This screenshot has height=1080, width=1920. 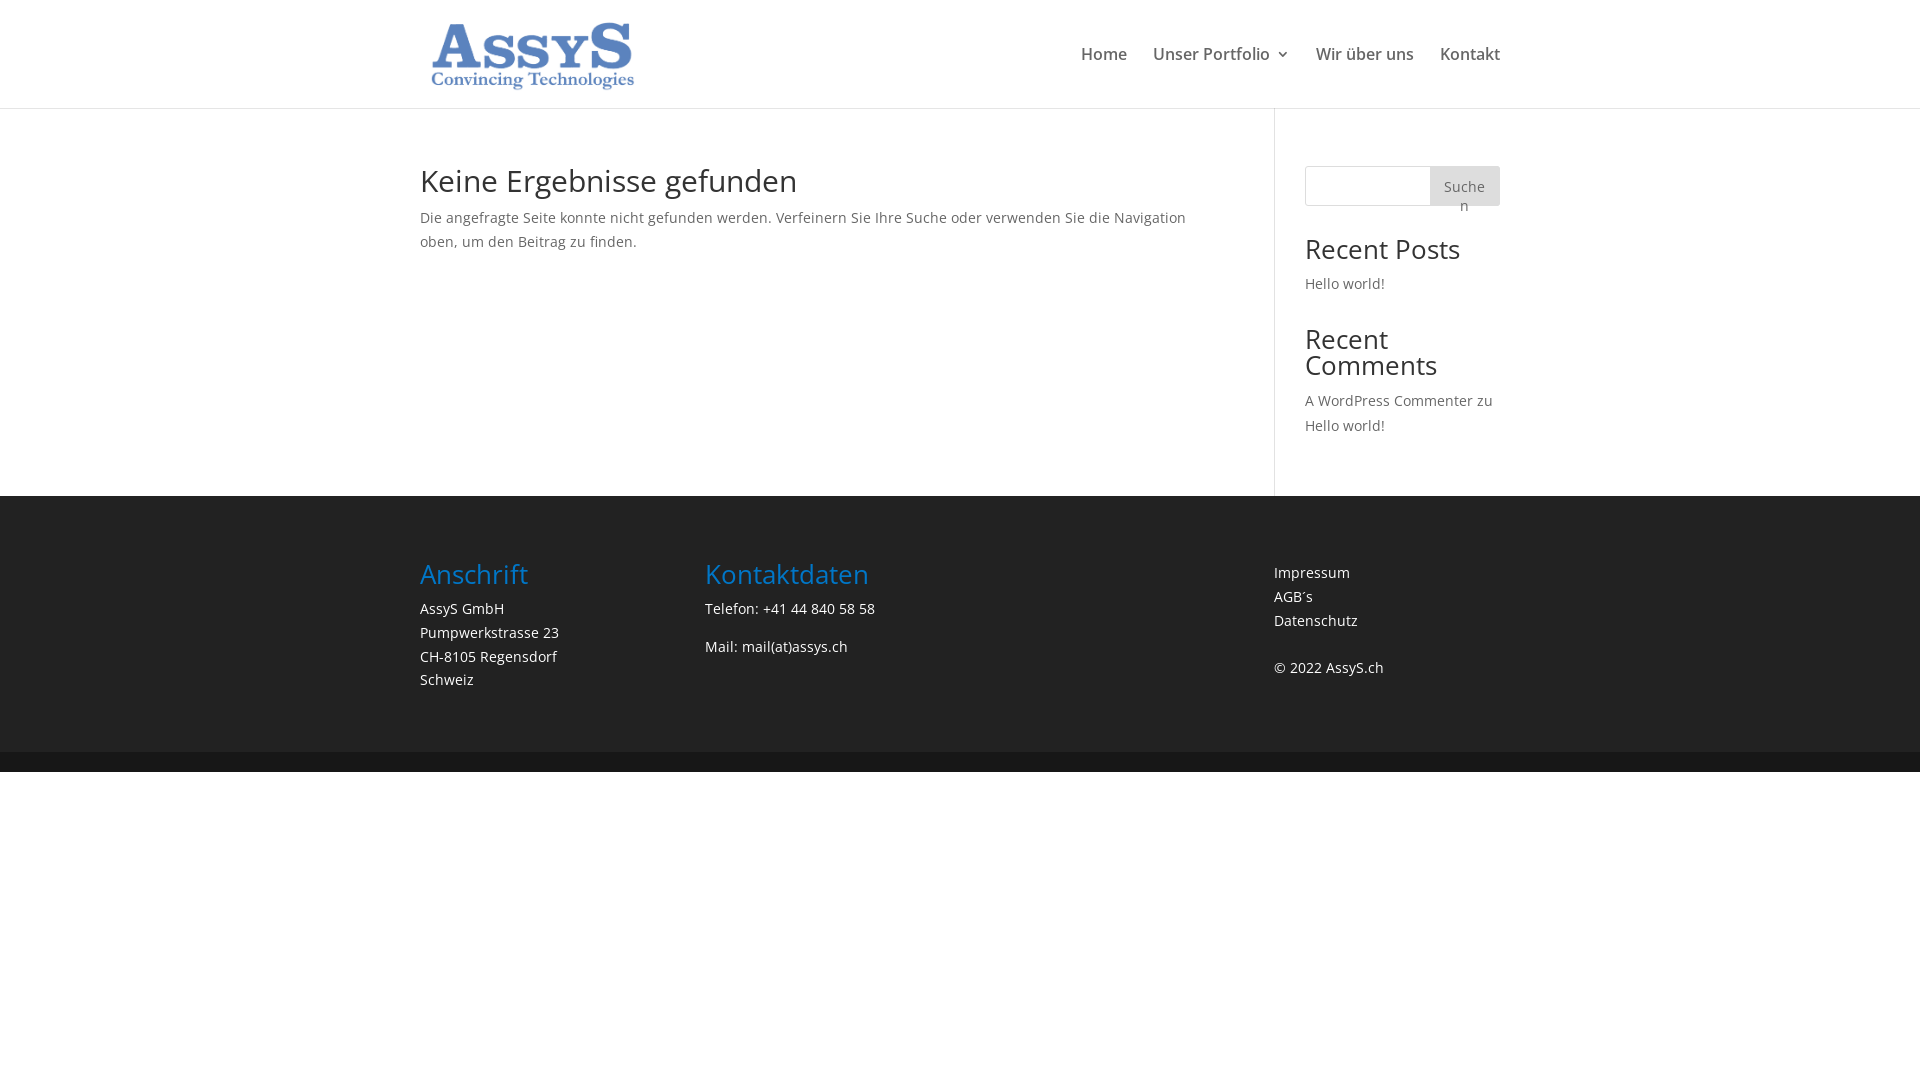 What do you see at coordinates (1305, 400) in the screenshot?
I see `'A WordPress Commenter'` at bounding box center [1305, 400].